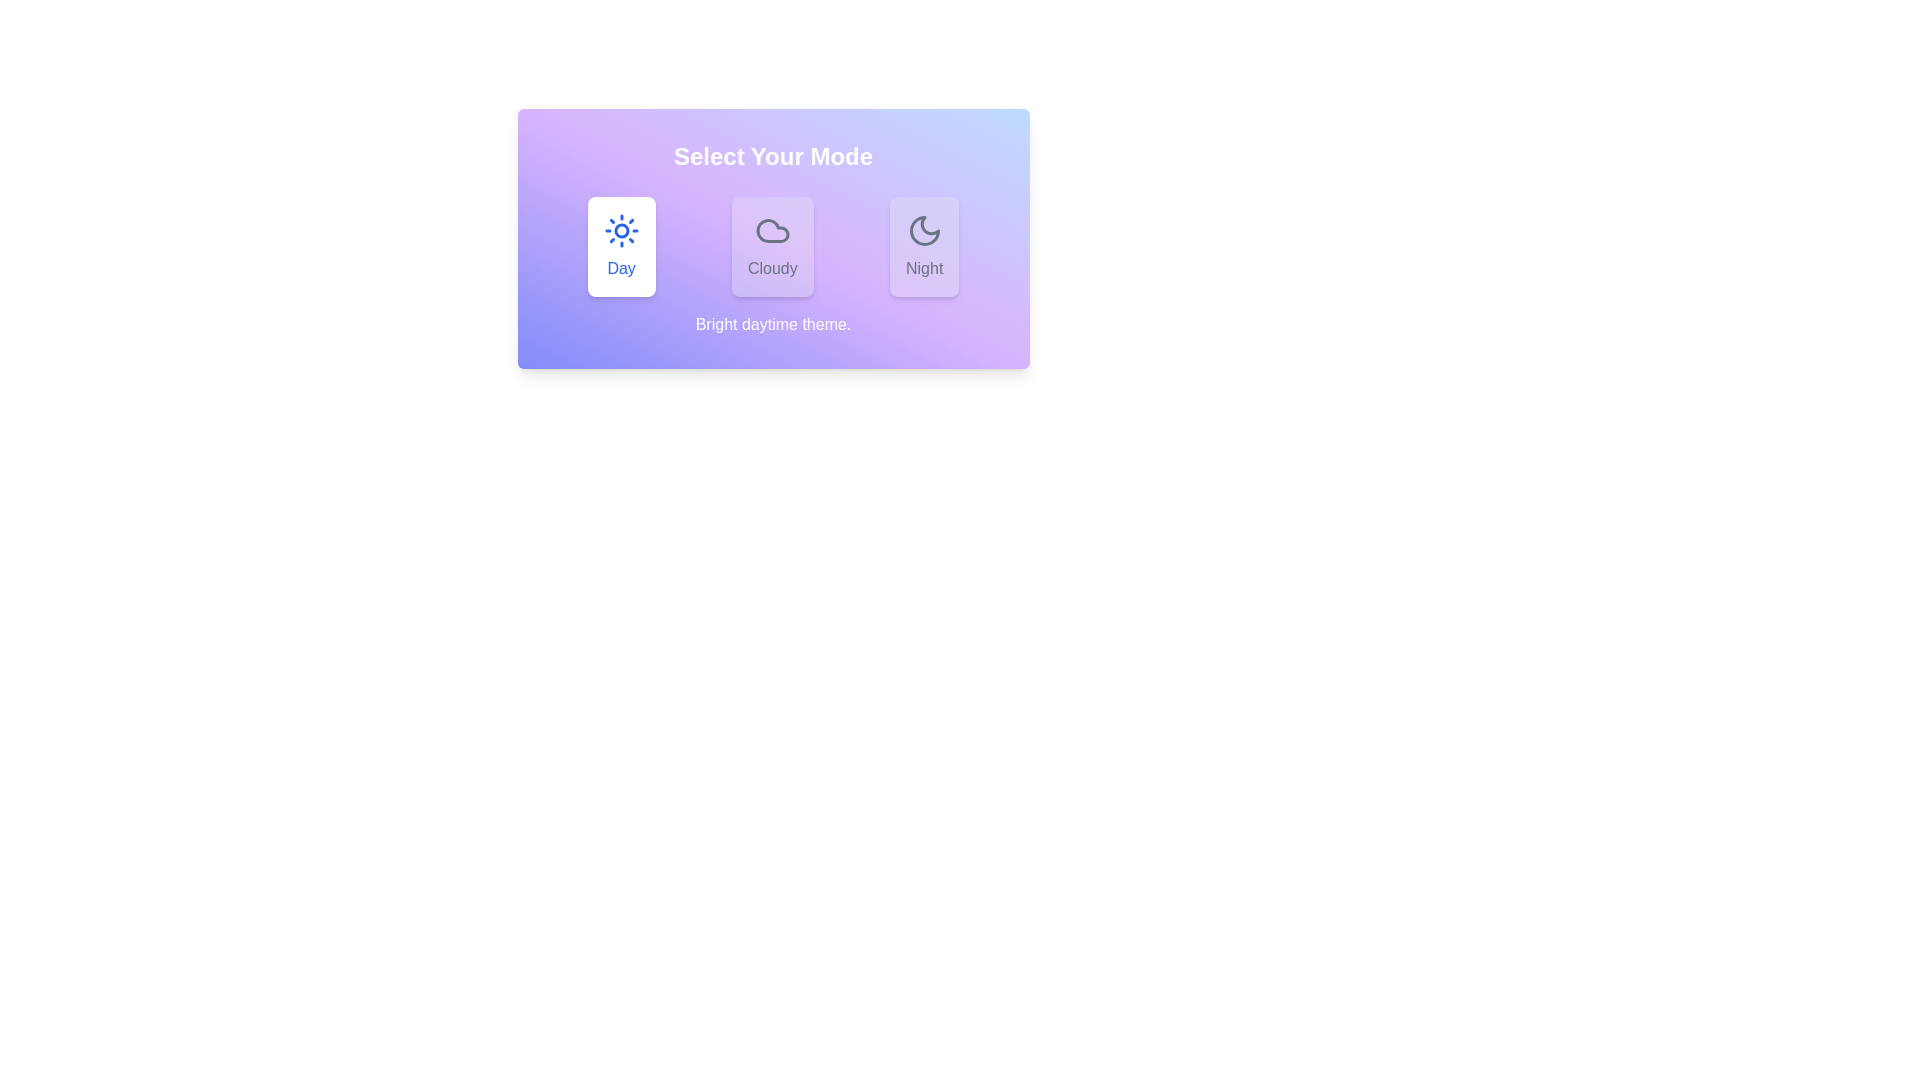 Image resolution: width=1920 pixels, height=1080 pixels. I want to click on the theme Day by clicking on its button, so click(620, 245).